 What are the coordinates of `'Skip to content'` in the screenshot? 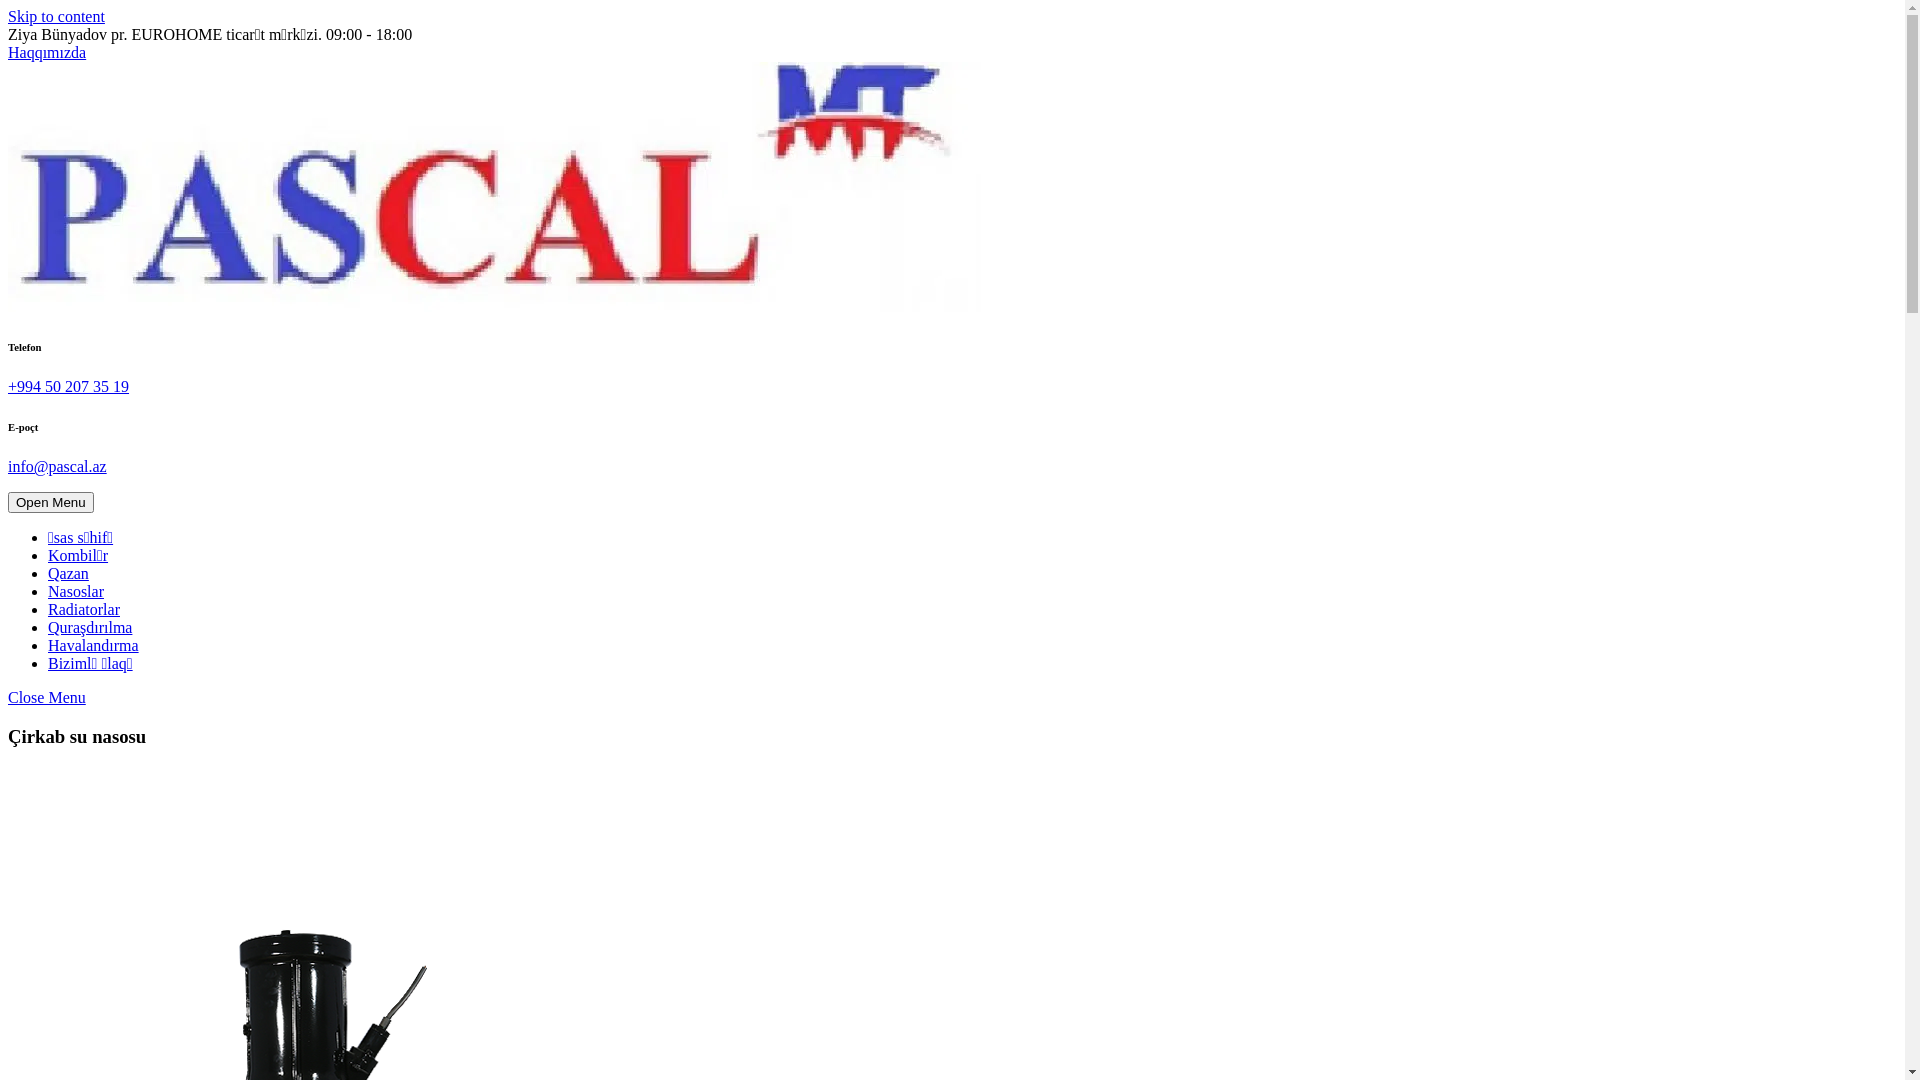 It's located at (56, 16).